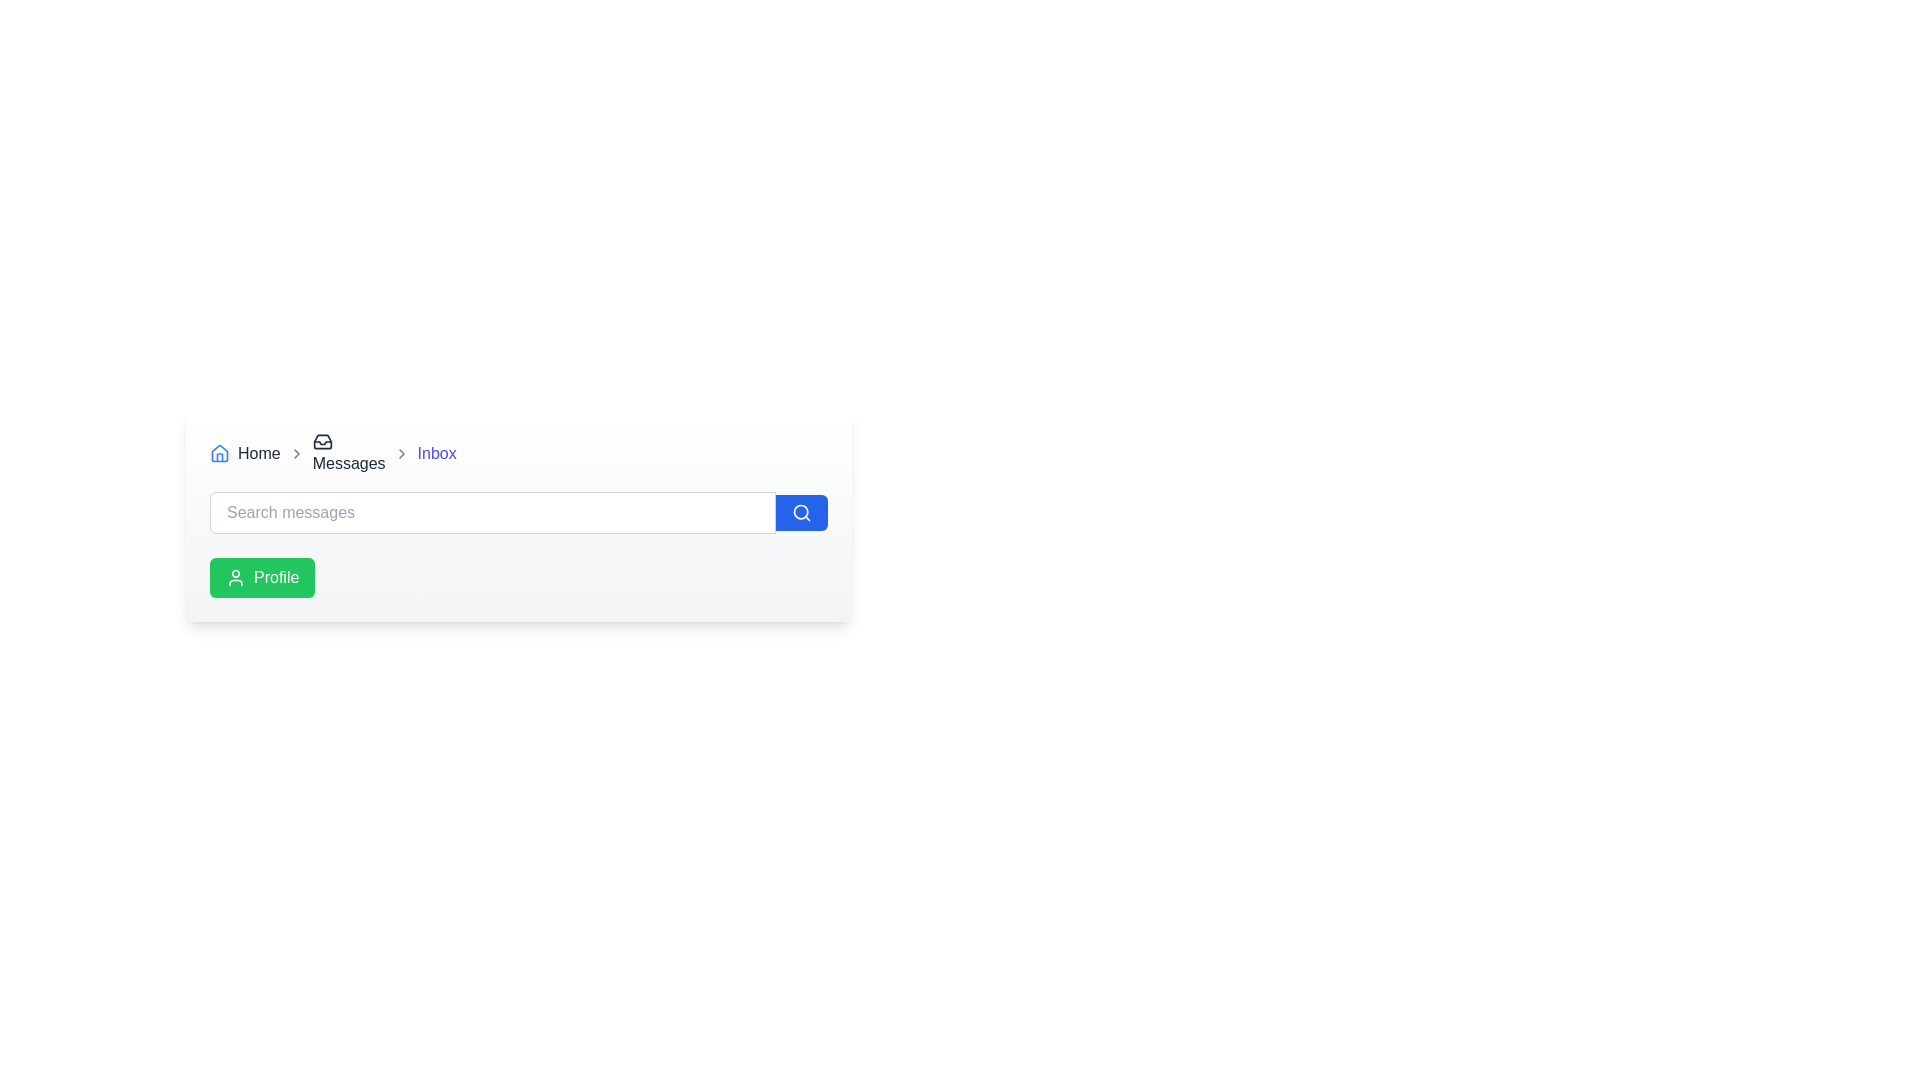 The height and width of the screenshot is (1080, 1920). What do you see at coordinates (801, 512) in the screenshot?
I see `the blue circular button with a white magnifying glass icon located at the extreme right of the 'Search messages' input field` at bounding box center [801, 512].